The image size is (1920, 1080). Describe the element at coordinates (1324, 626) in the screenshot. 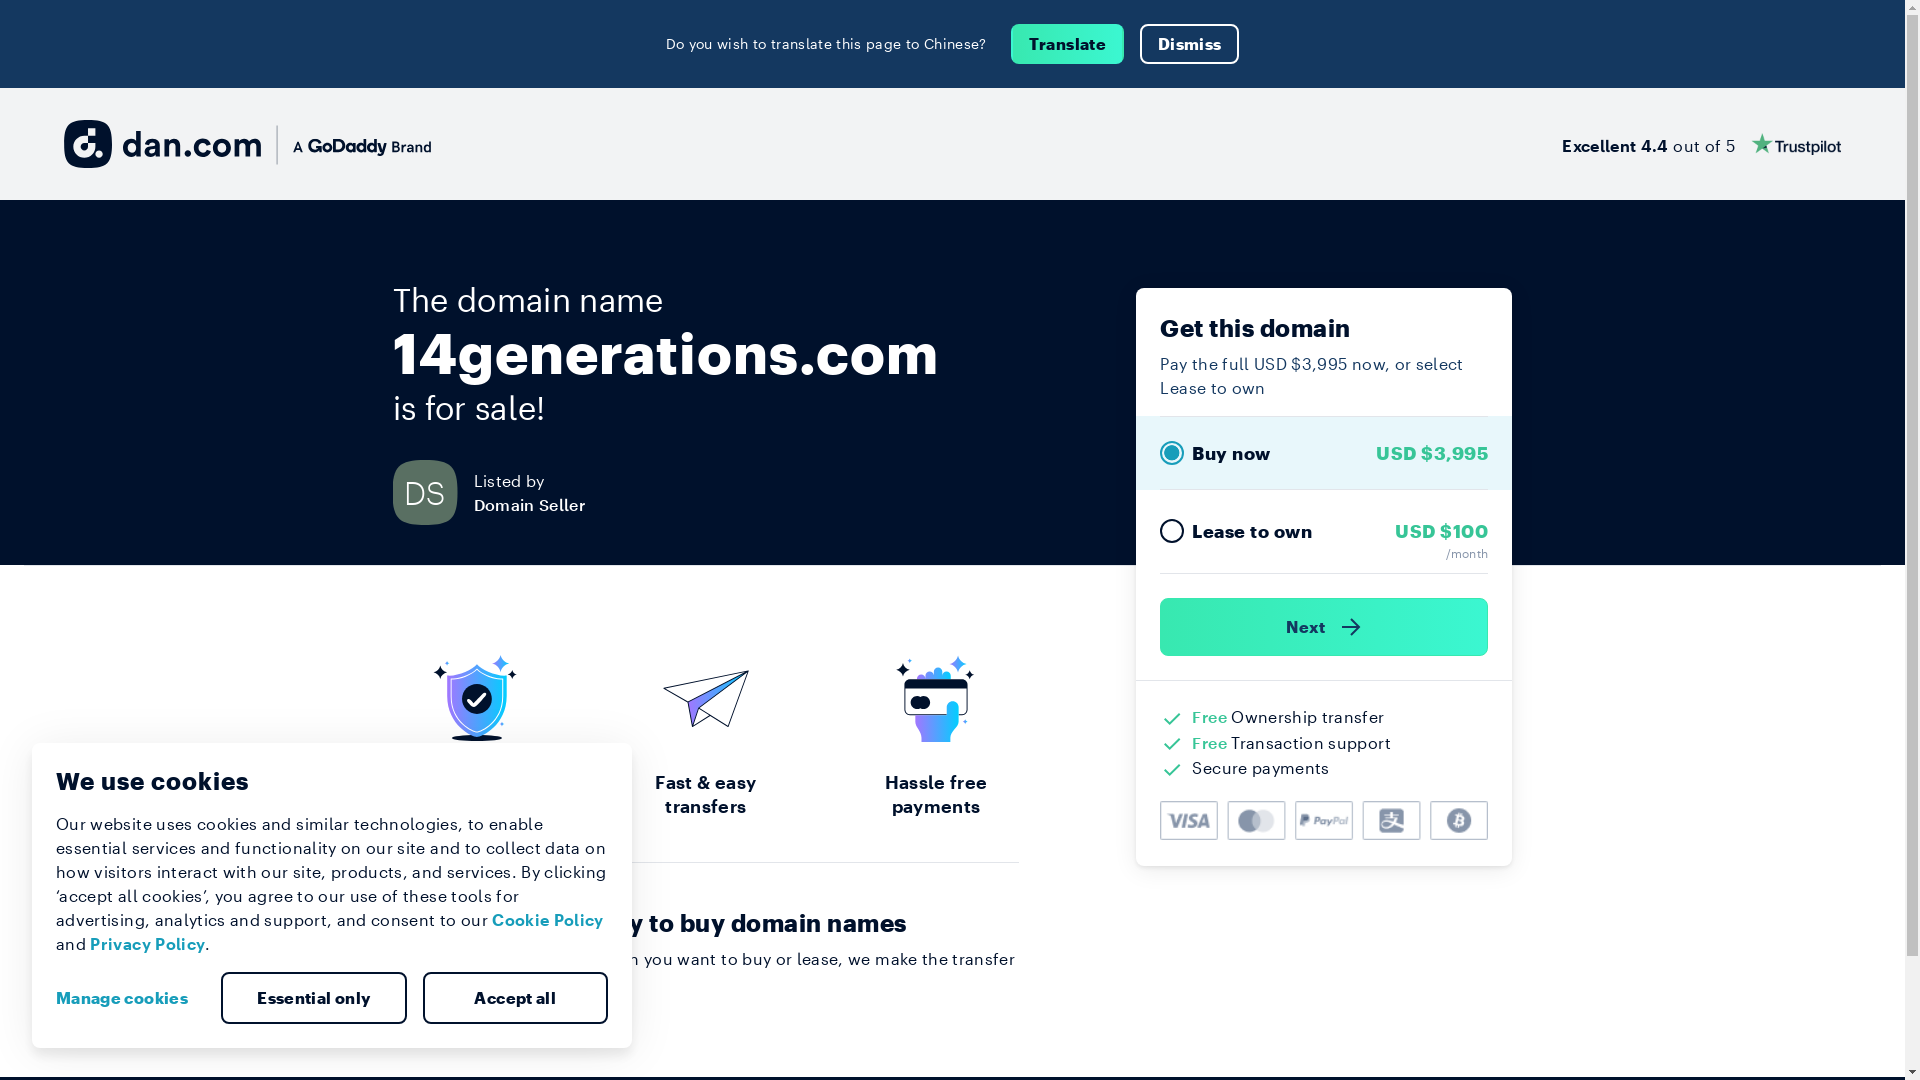

I see `'Next` at that location.